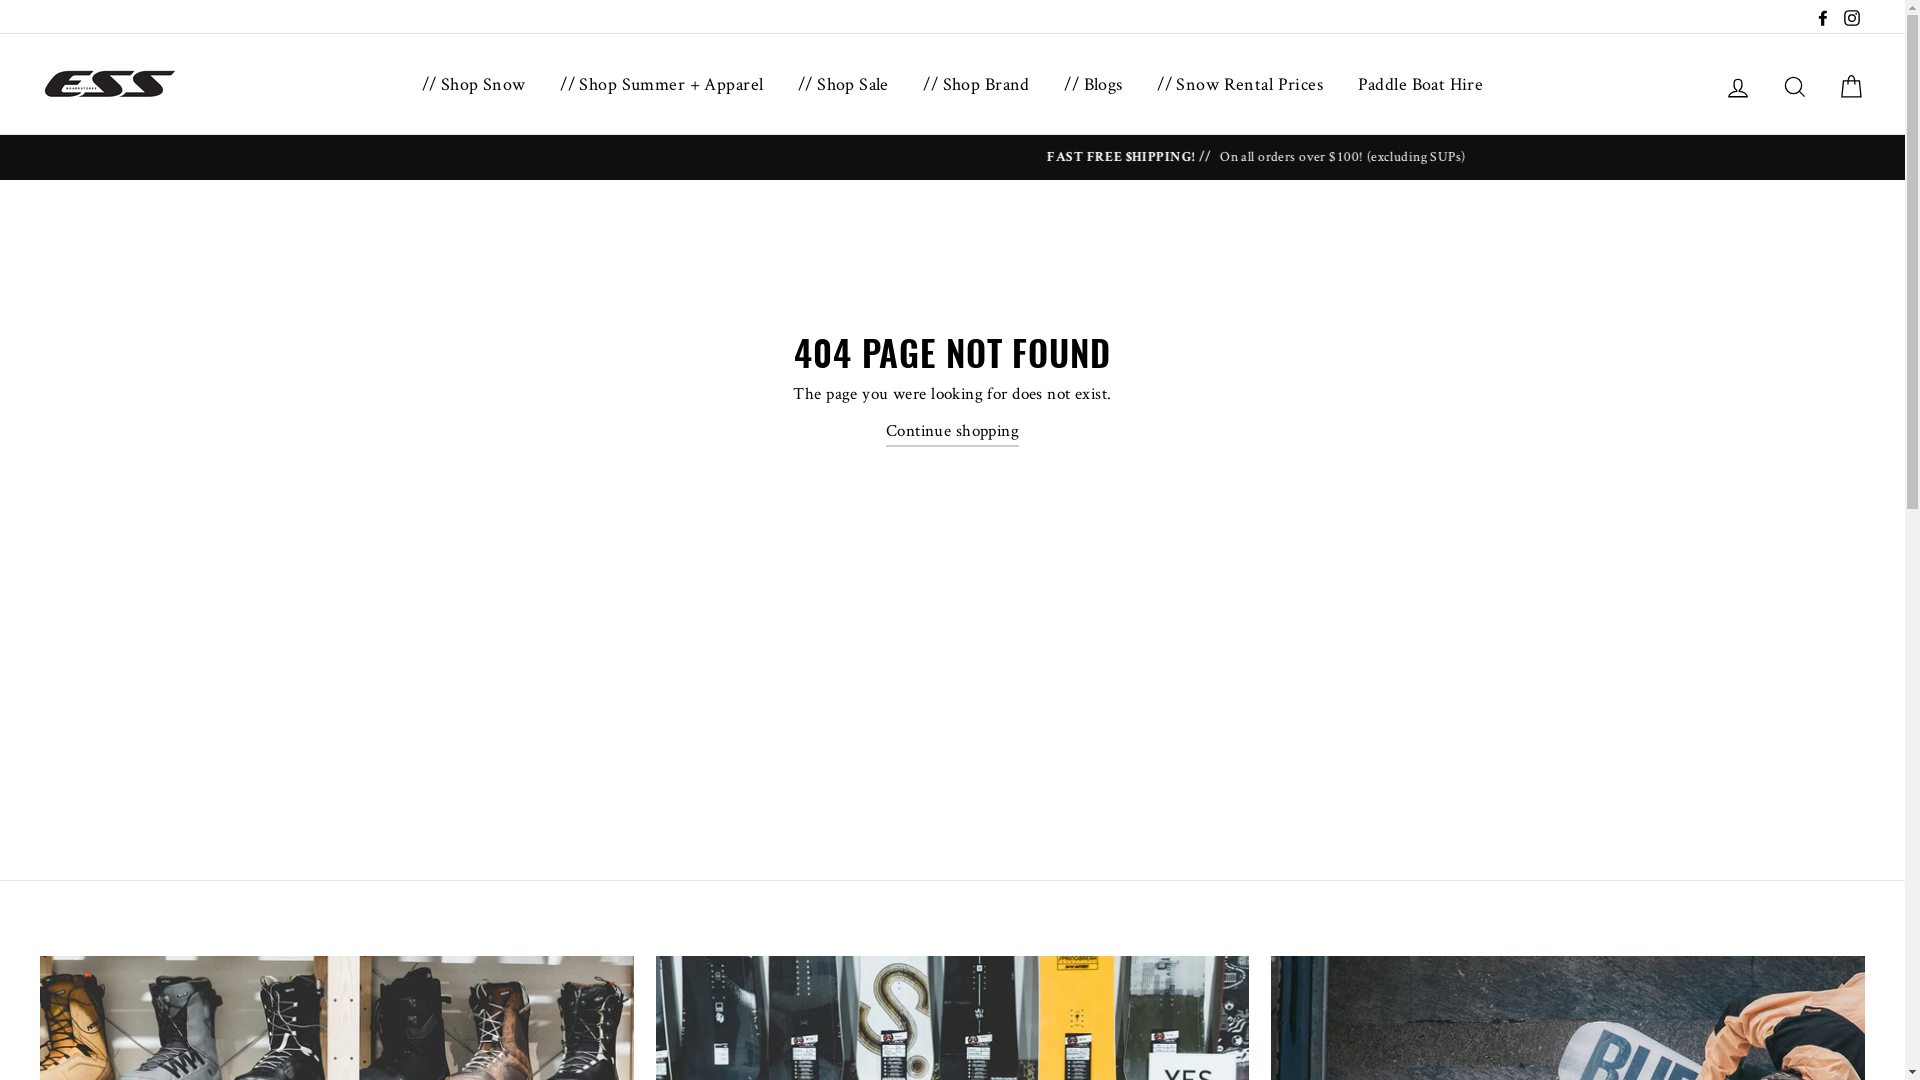 This screenshot has width=1920, height=1080. Describe the element at coordinates (951, 156) in the screenshot. I see `'THE ESS BOOTFIT GUARANTEE // READ MORE ON ESS BOOTFITTING'` at that location.